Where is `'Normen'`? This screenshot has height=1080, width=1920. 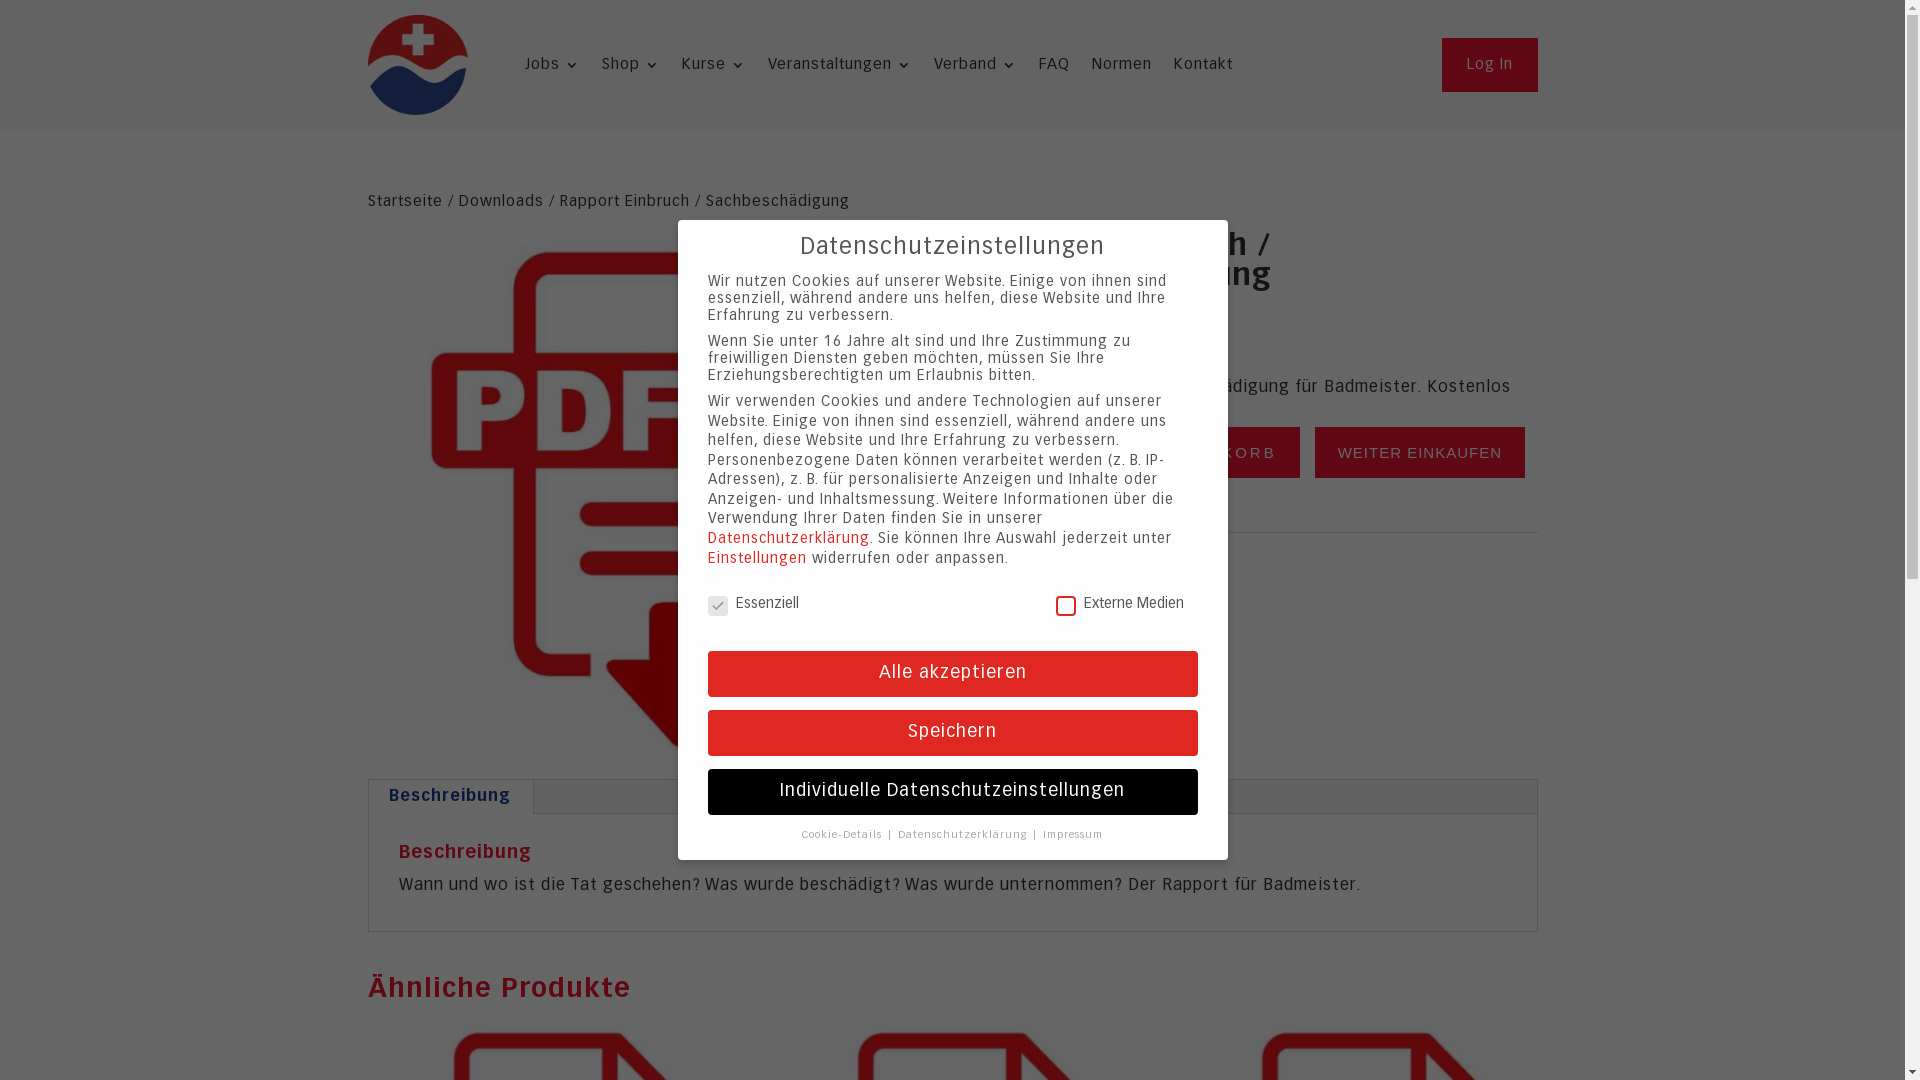 'Normen' is located at coordinates (1122, 68).